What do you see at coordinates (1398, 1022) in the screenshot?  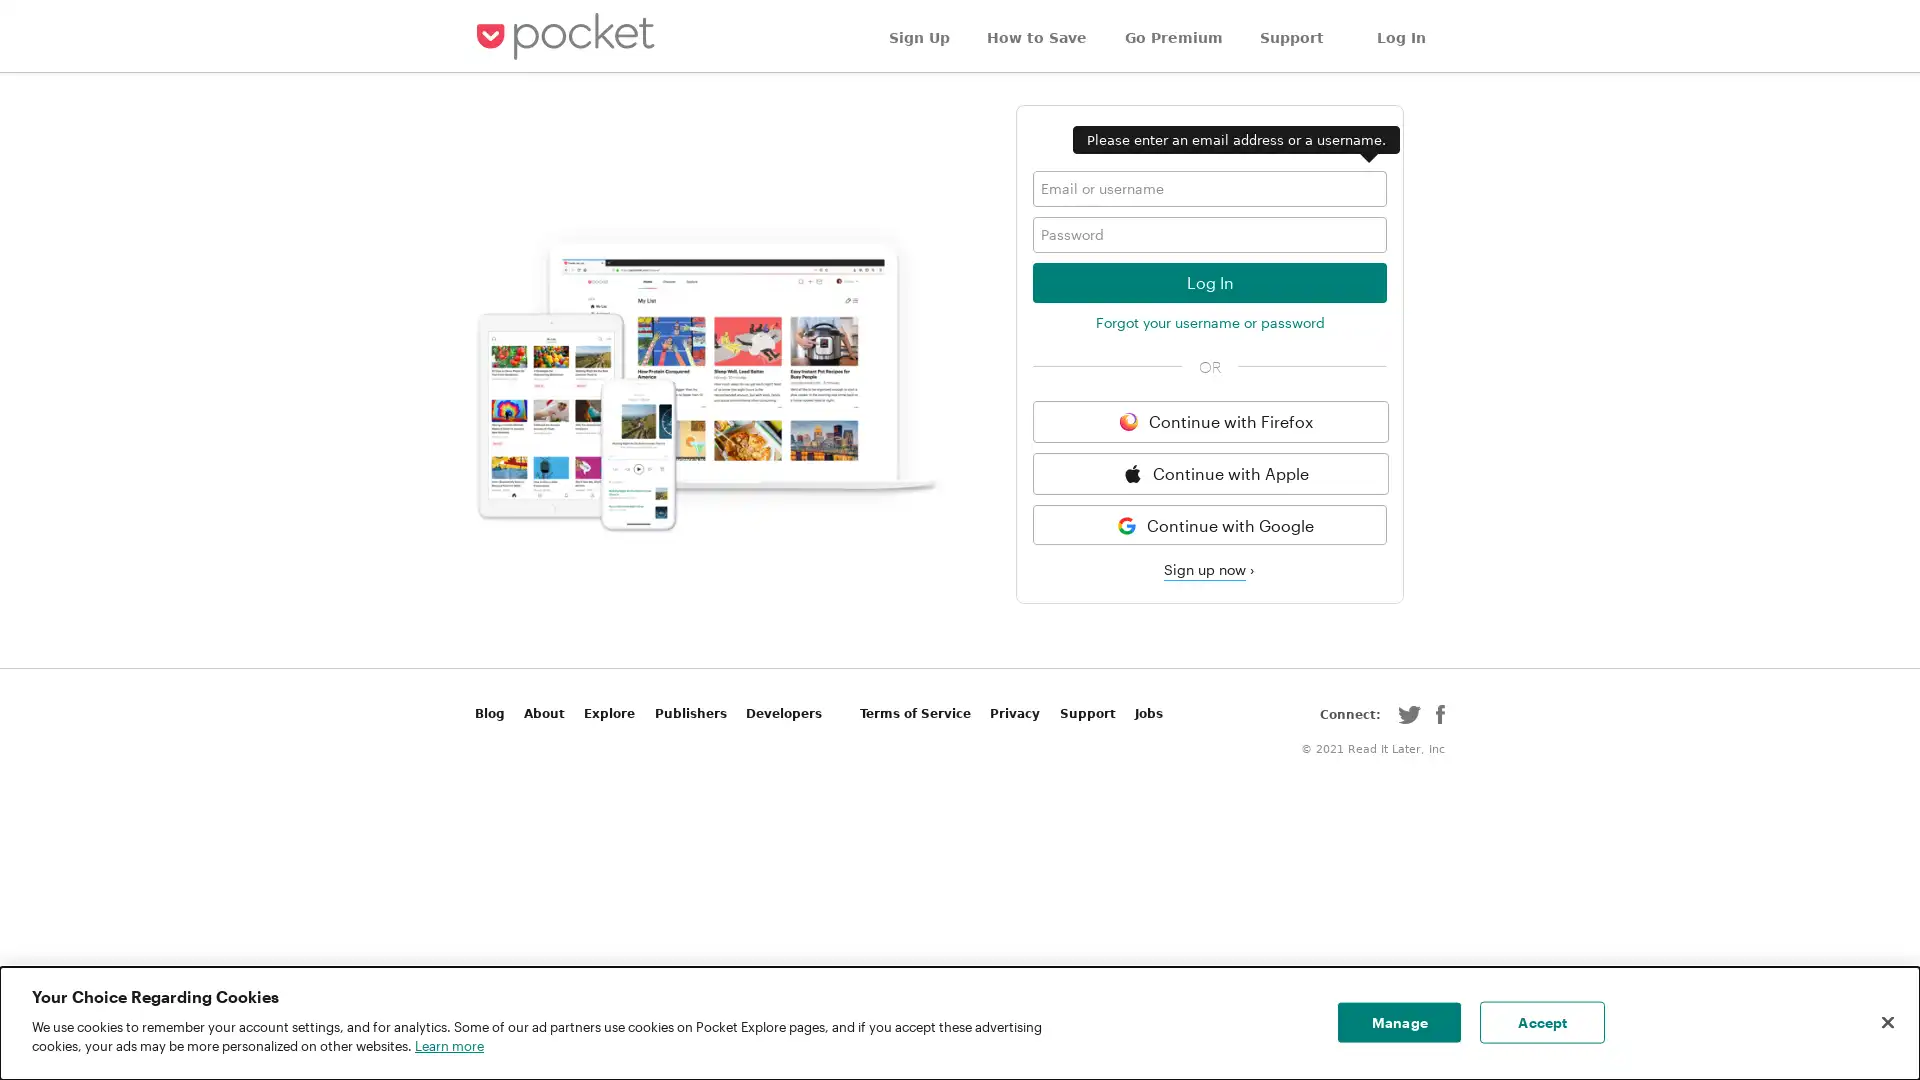 I see `Manage` at bounding box center [1398, 1022].